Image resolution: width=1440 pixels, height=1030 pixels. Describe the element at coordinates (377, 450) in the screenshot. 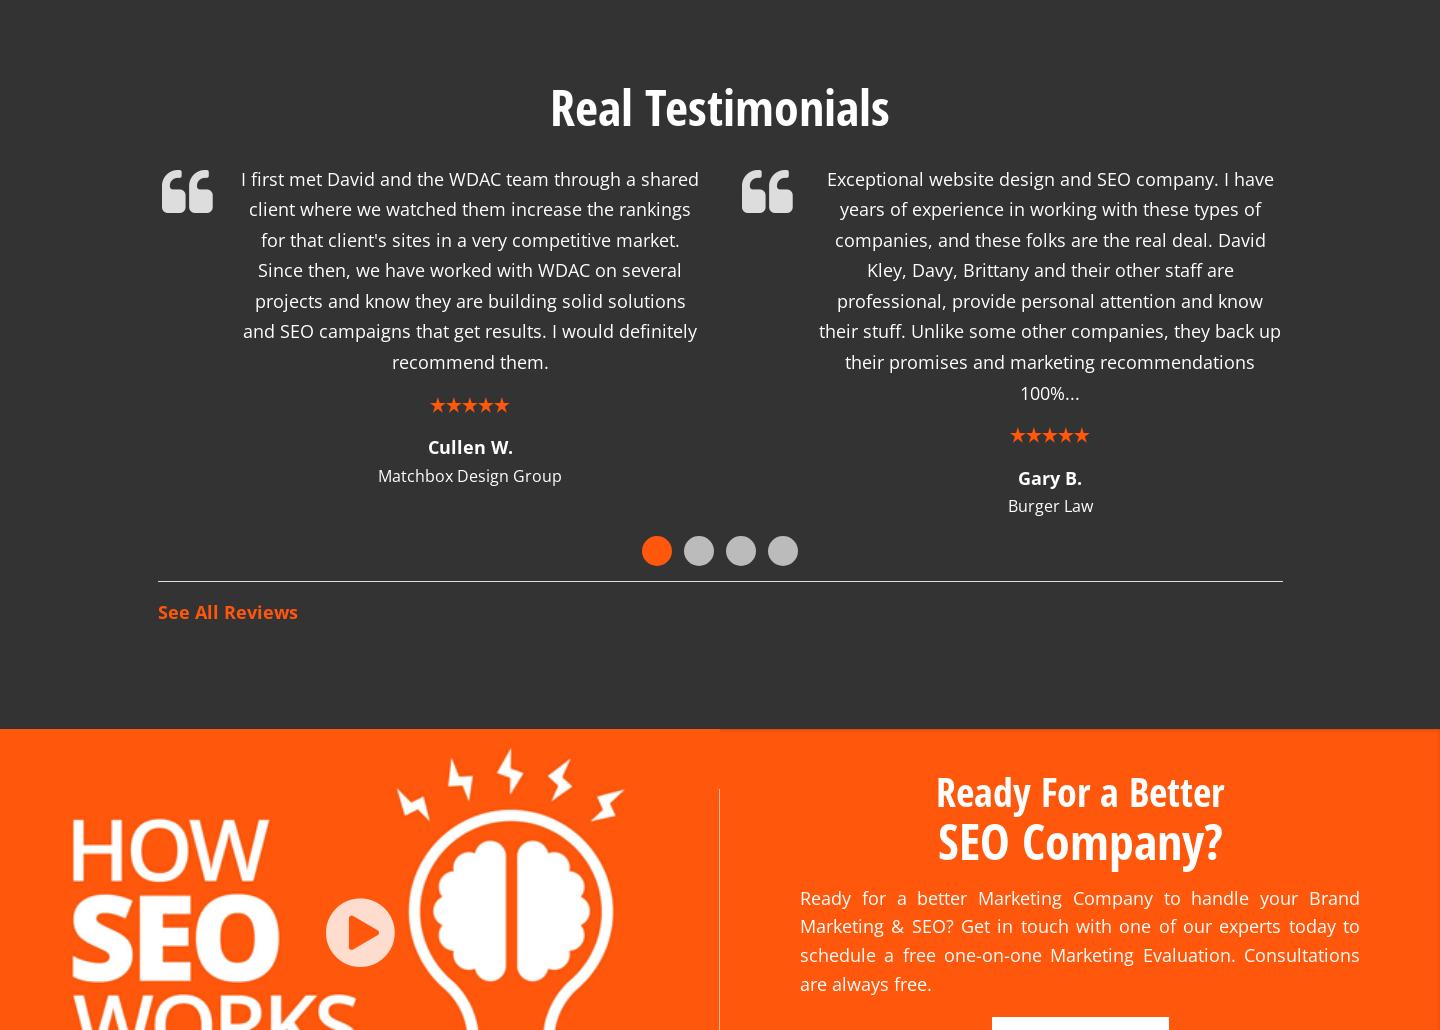

I see `'Matchbox Design Group'` at that location.